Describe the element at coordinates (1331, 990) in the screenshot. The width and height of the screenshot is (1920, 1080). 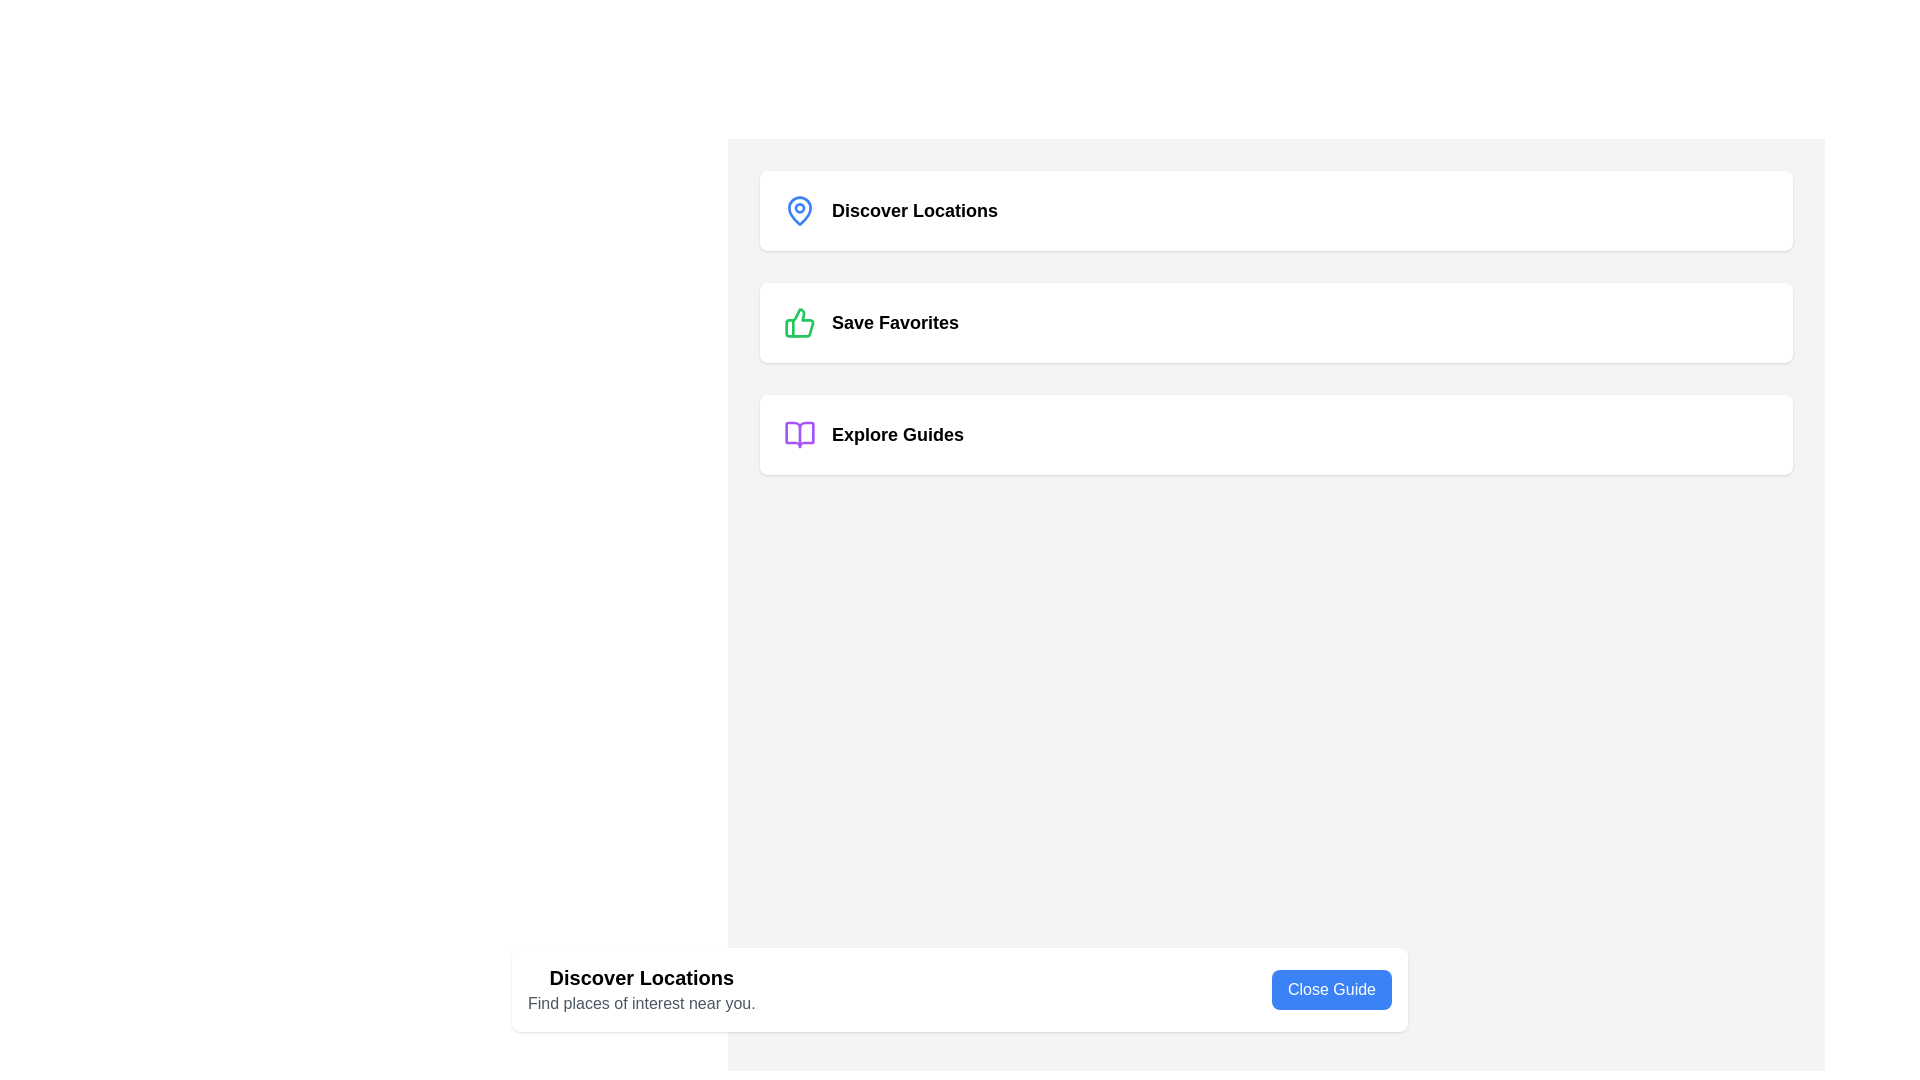
I see `the 'Close Guide' button with a blue background and white text` at that location.